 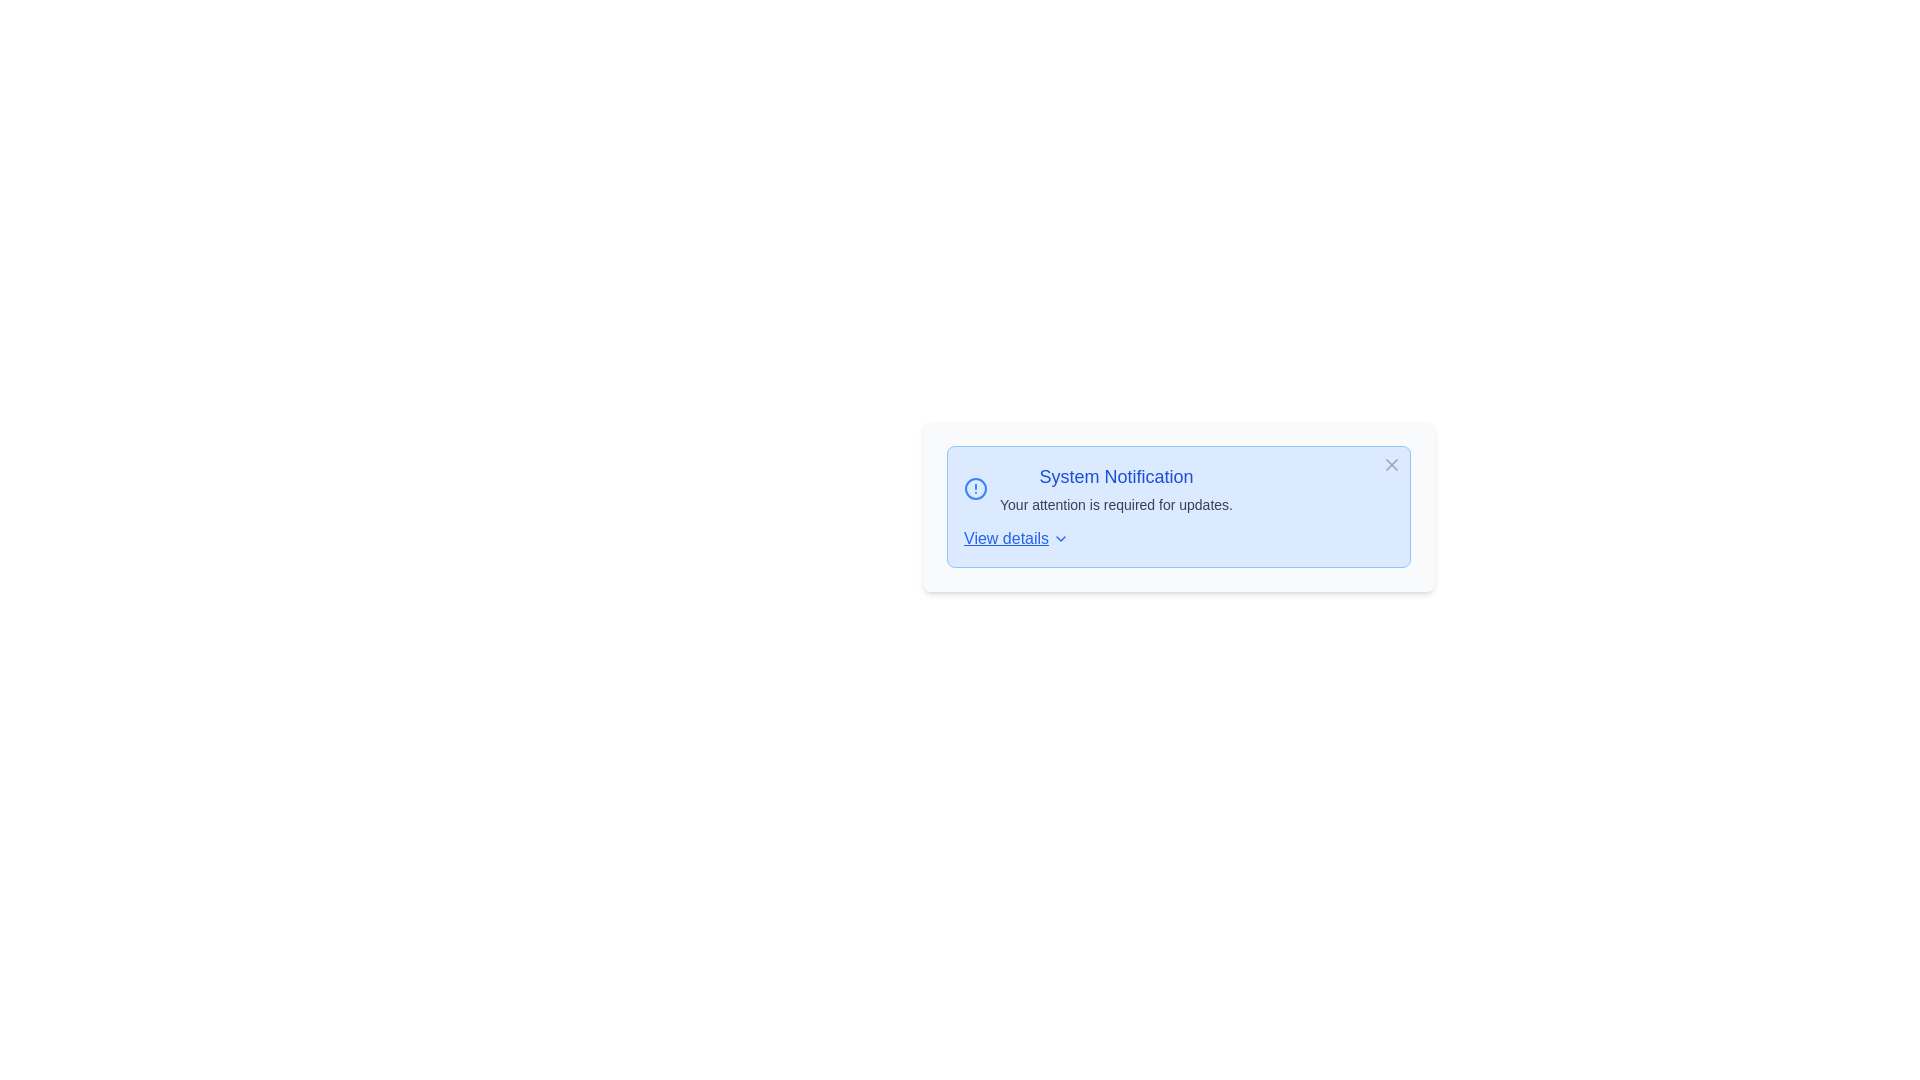 What do you see at coordinates (1391, 465) in the screenshot?
I see `the small gray cross (X) icon in the top-right corner of the blue notification box` at bounding box center [1391, 465].